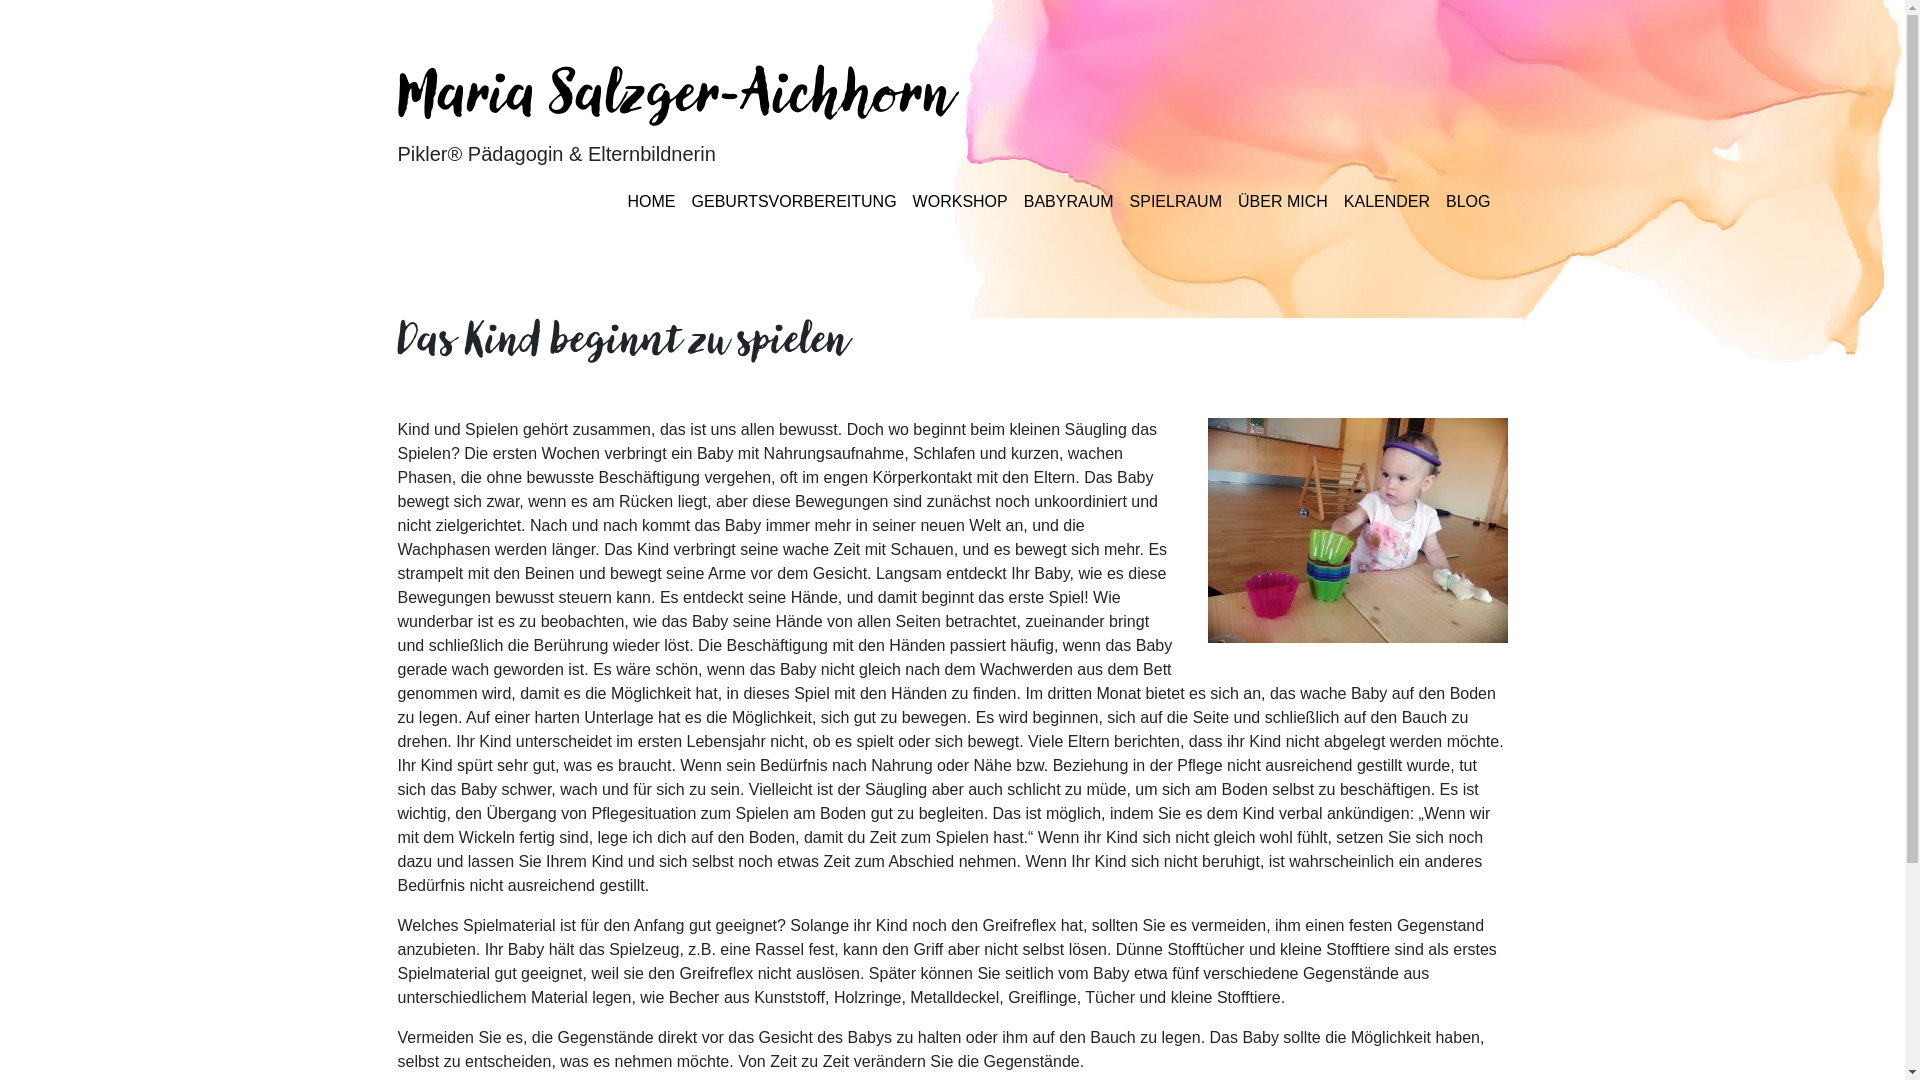  What do you see at coordinates (652, 201) in the screenshot?
I see `'HOME'` at bounding box center [652, 201].